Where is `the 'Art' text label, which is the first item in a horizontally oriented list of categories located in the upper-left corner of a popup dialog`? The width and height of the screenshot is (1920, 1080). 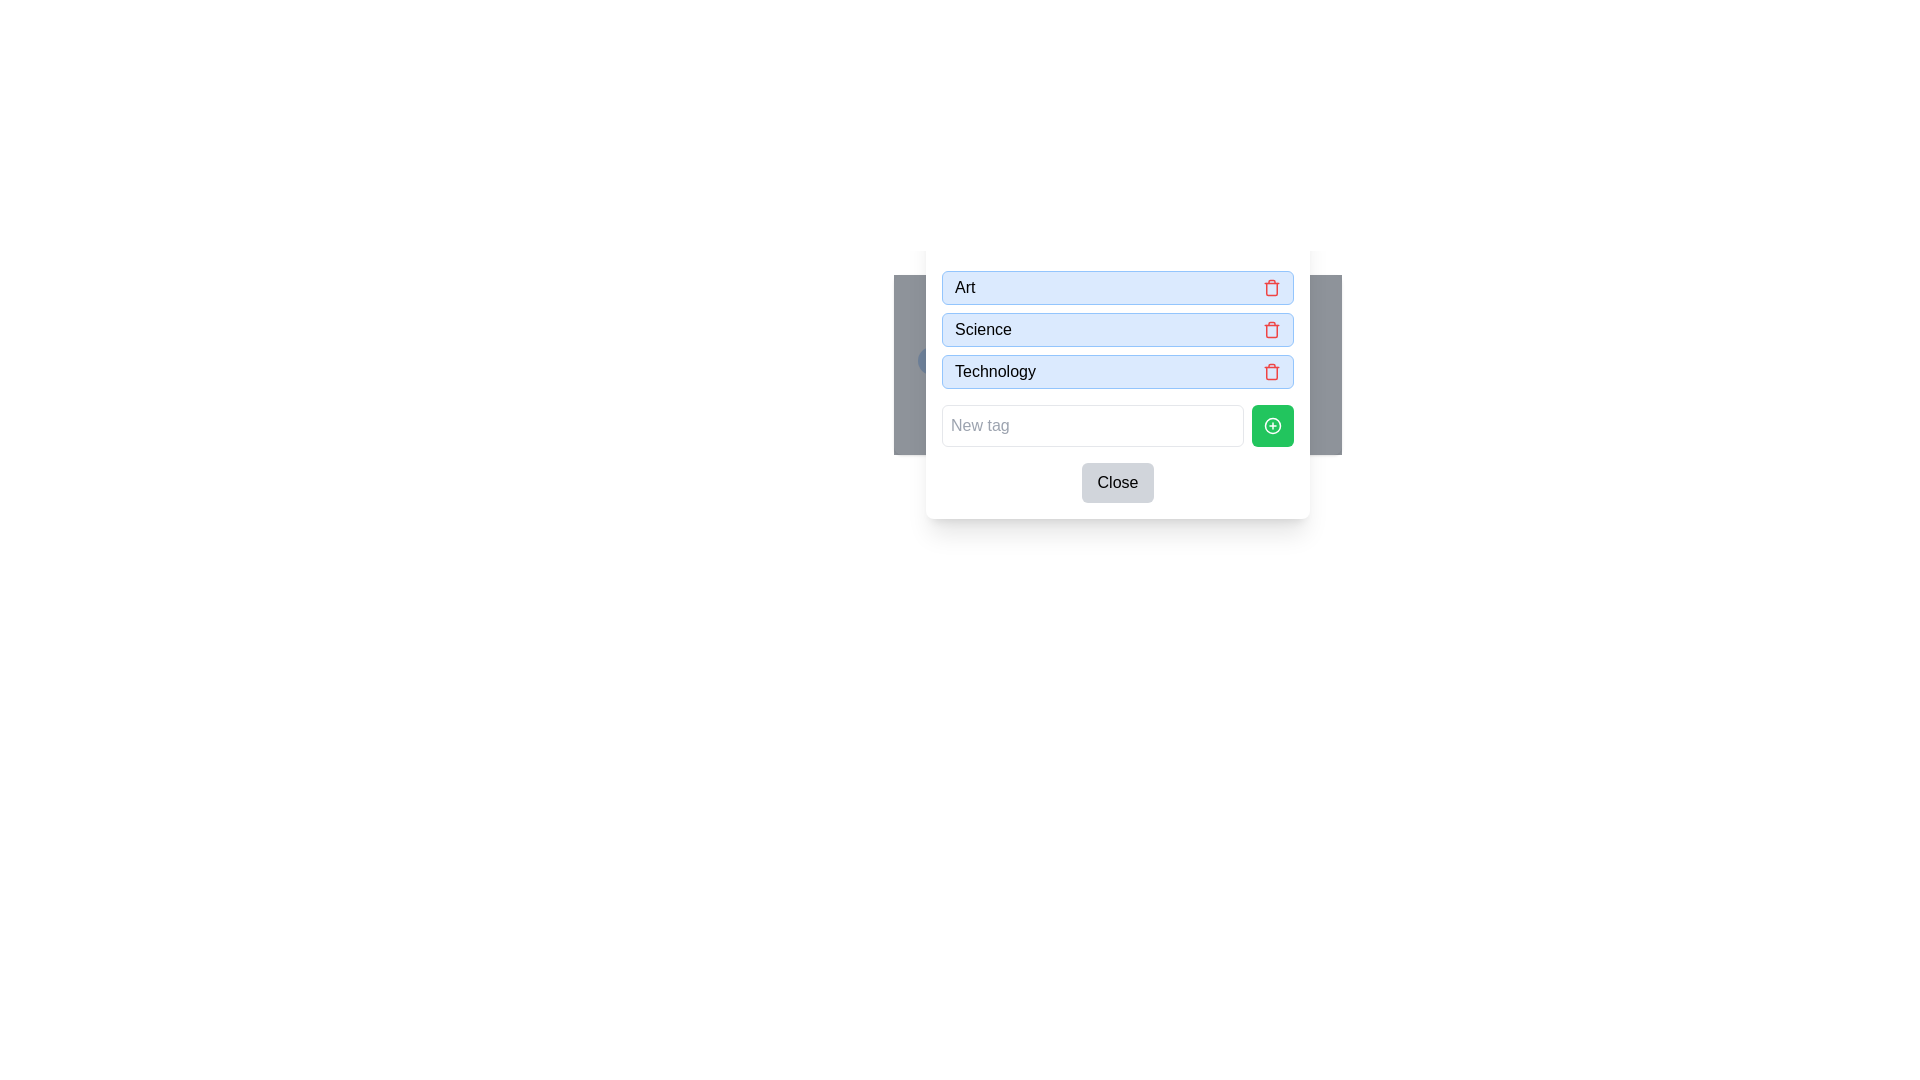 the 'Art' text label, which is the first item in a horizontally oriented list of categories located in the upper-left corner of a popup dialog is located at coordinates (965, 288).